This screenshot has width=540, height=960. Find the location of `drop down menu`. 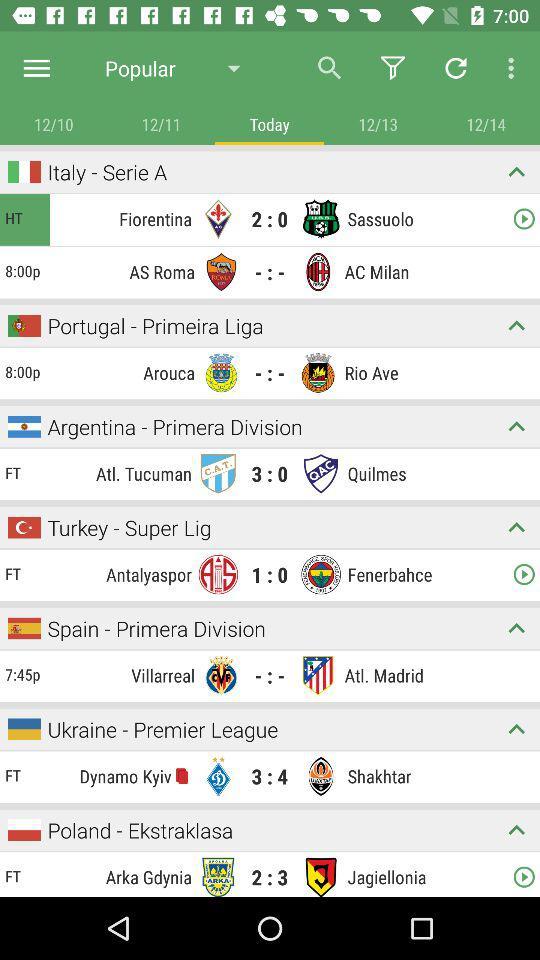

drop down menu is located at coordinates (516, 325).